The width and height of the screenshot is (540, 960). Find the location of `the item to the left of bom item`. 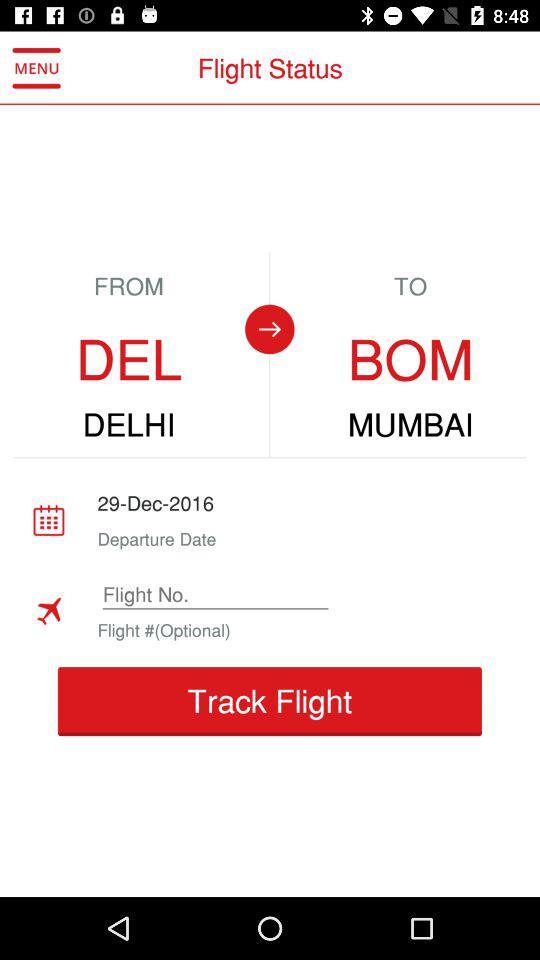

the item to the left of bom item is located at coordinates (269, 329).